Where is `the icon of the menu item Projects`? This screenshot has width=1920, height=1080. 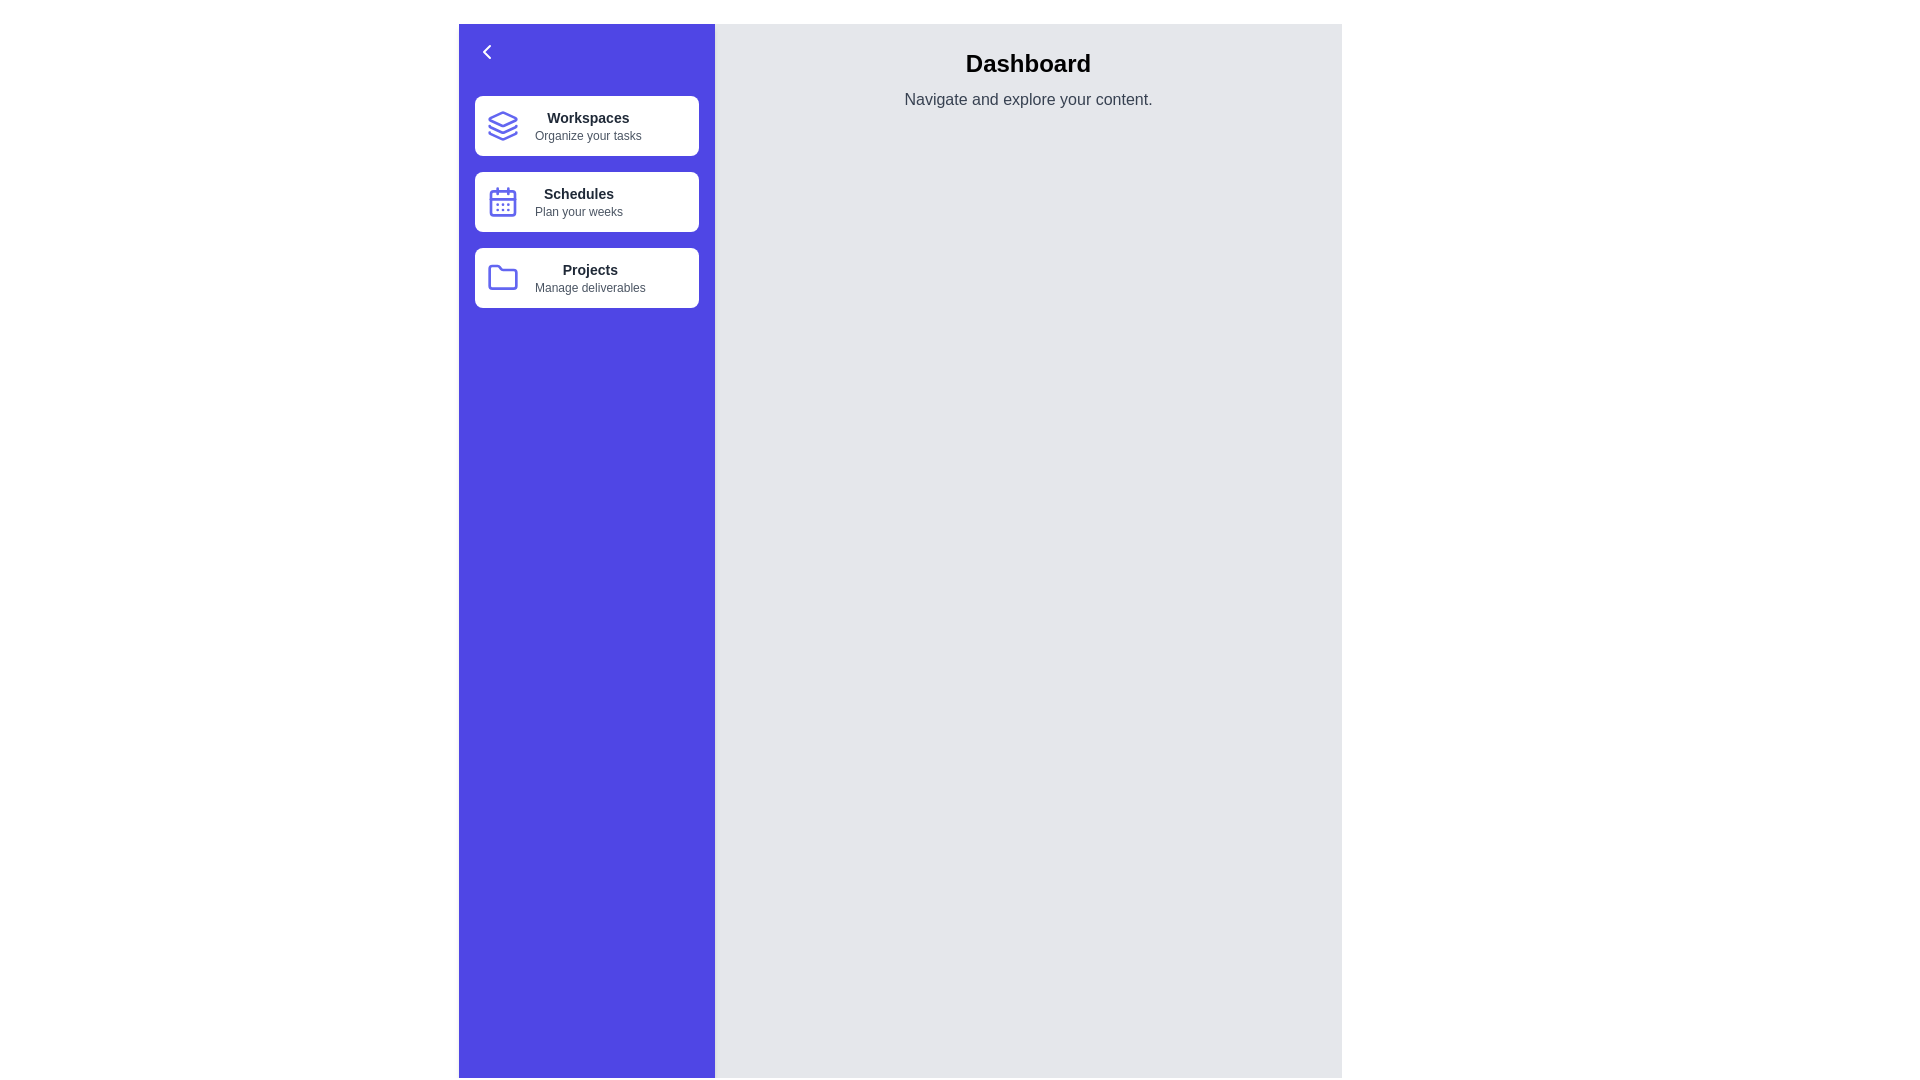 the icon of the menu item Projects is located at coordinates (503, 277).